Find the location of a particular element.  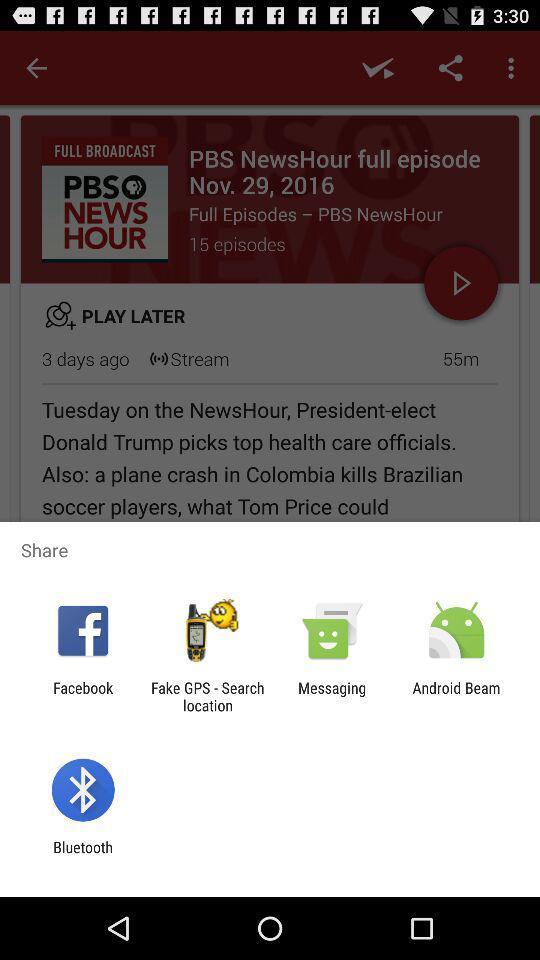

fake gps search app is located at coordinates (206, 696).